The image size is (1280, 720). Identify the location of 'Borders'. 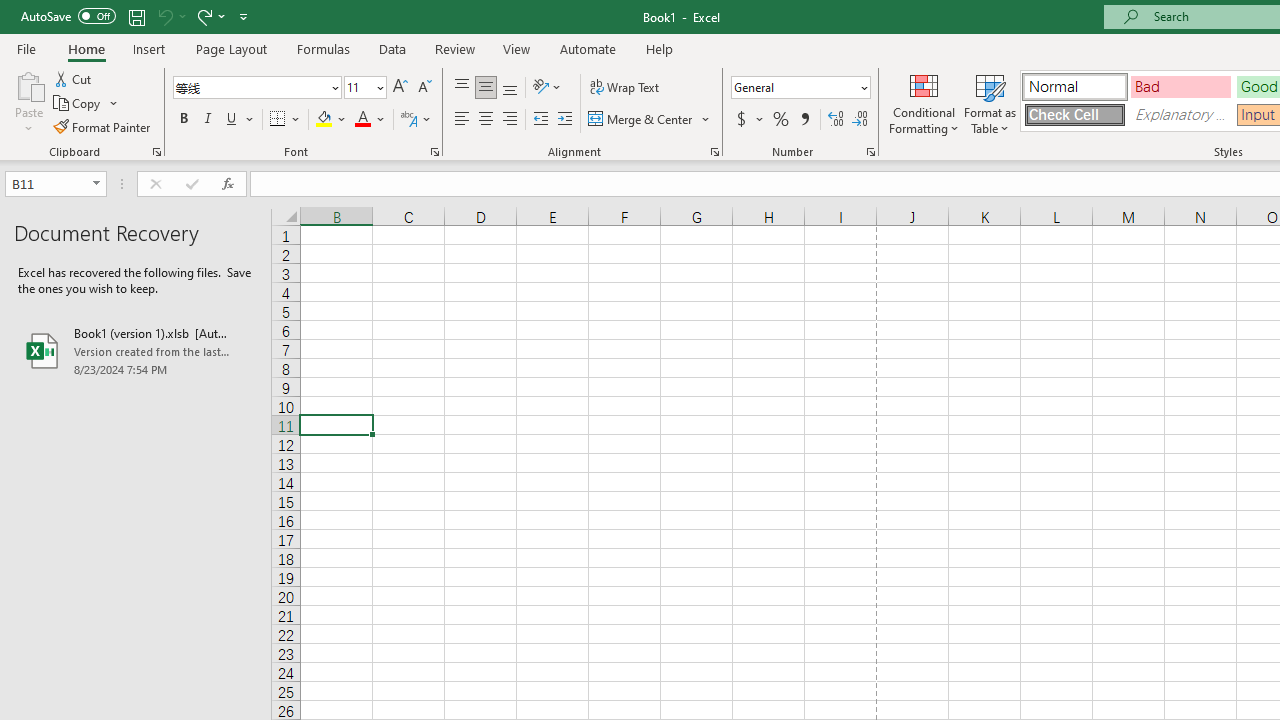
(285, 119).